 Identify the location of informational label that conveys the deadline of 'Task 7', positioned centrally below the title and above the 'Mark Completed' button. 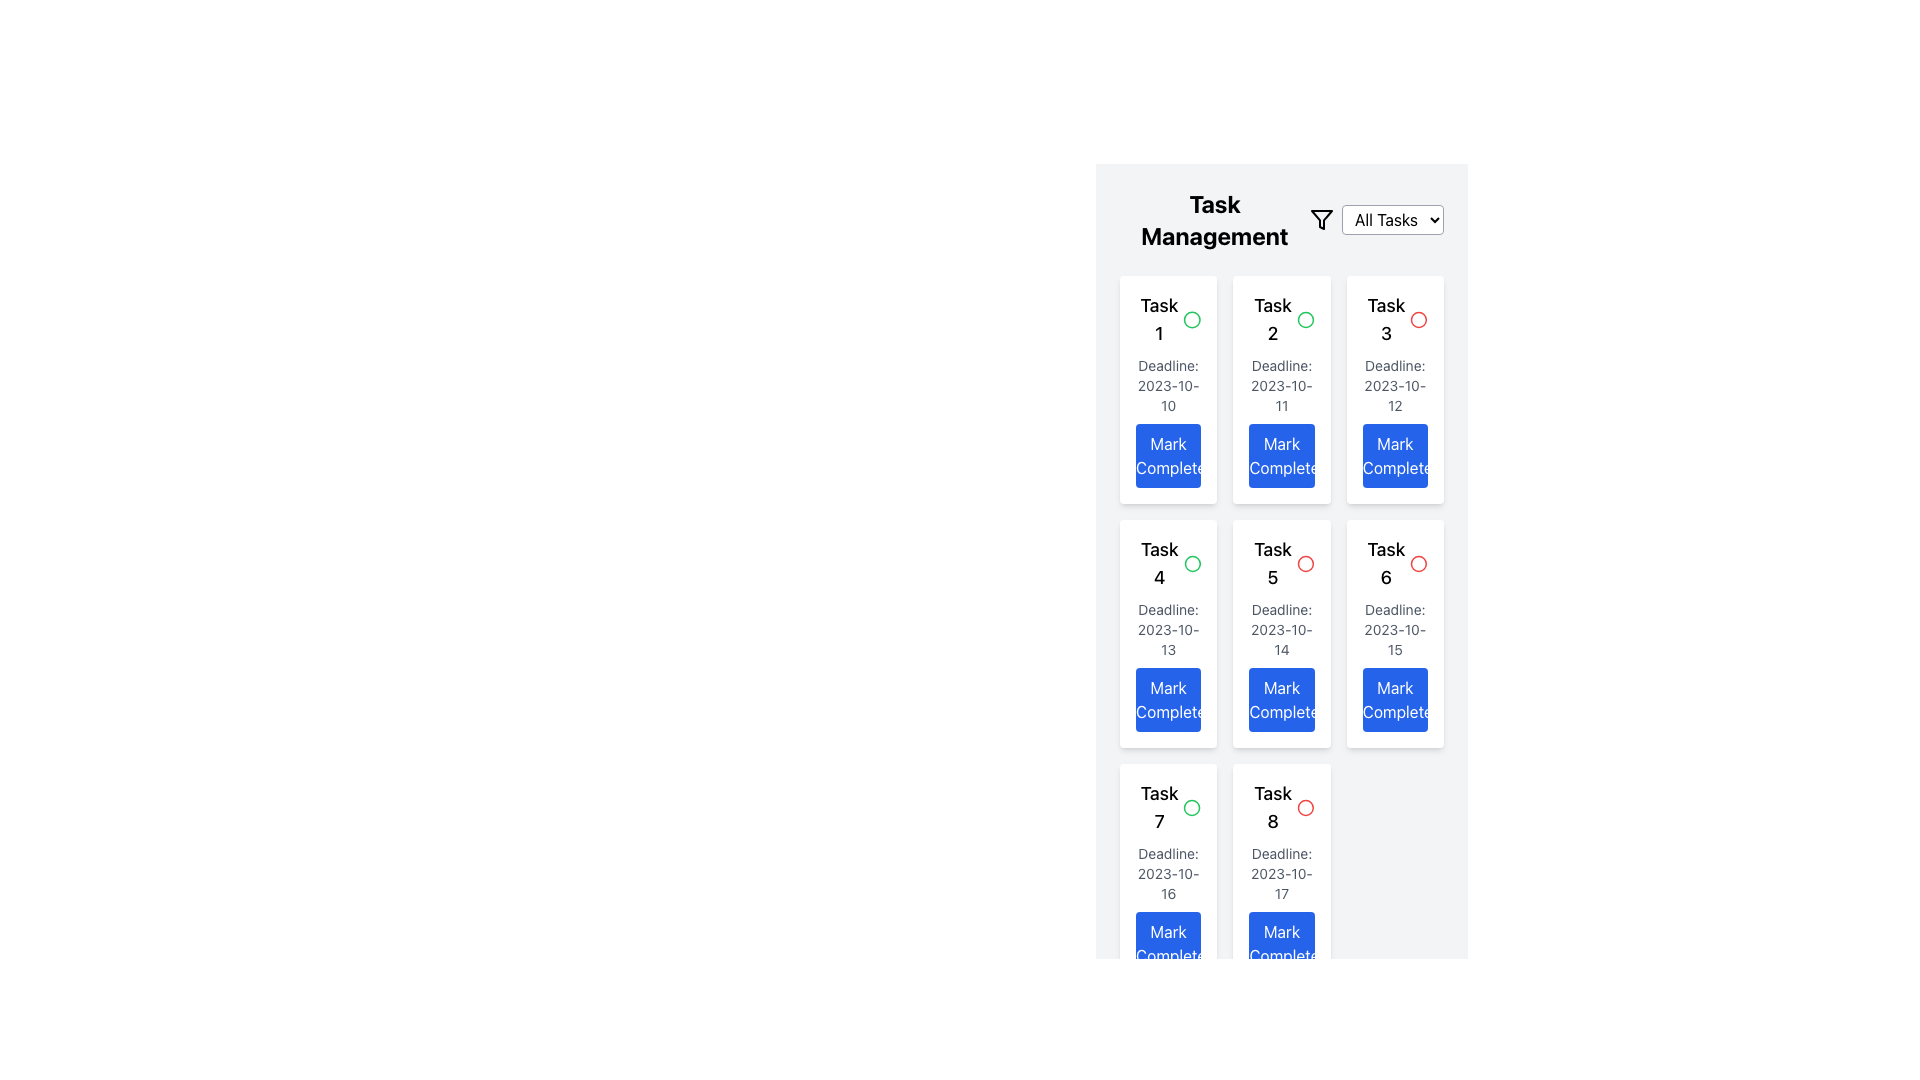
(1168, 873).